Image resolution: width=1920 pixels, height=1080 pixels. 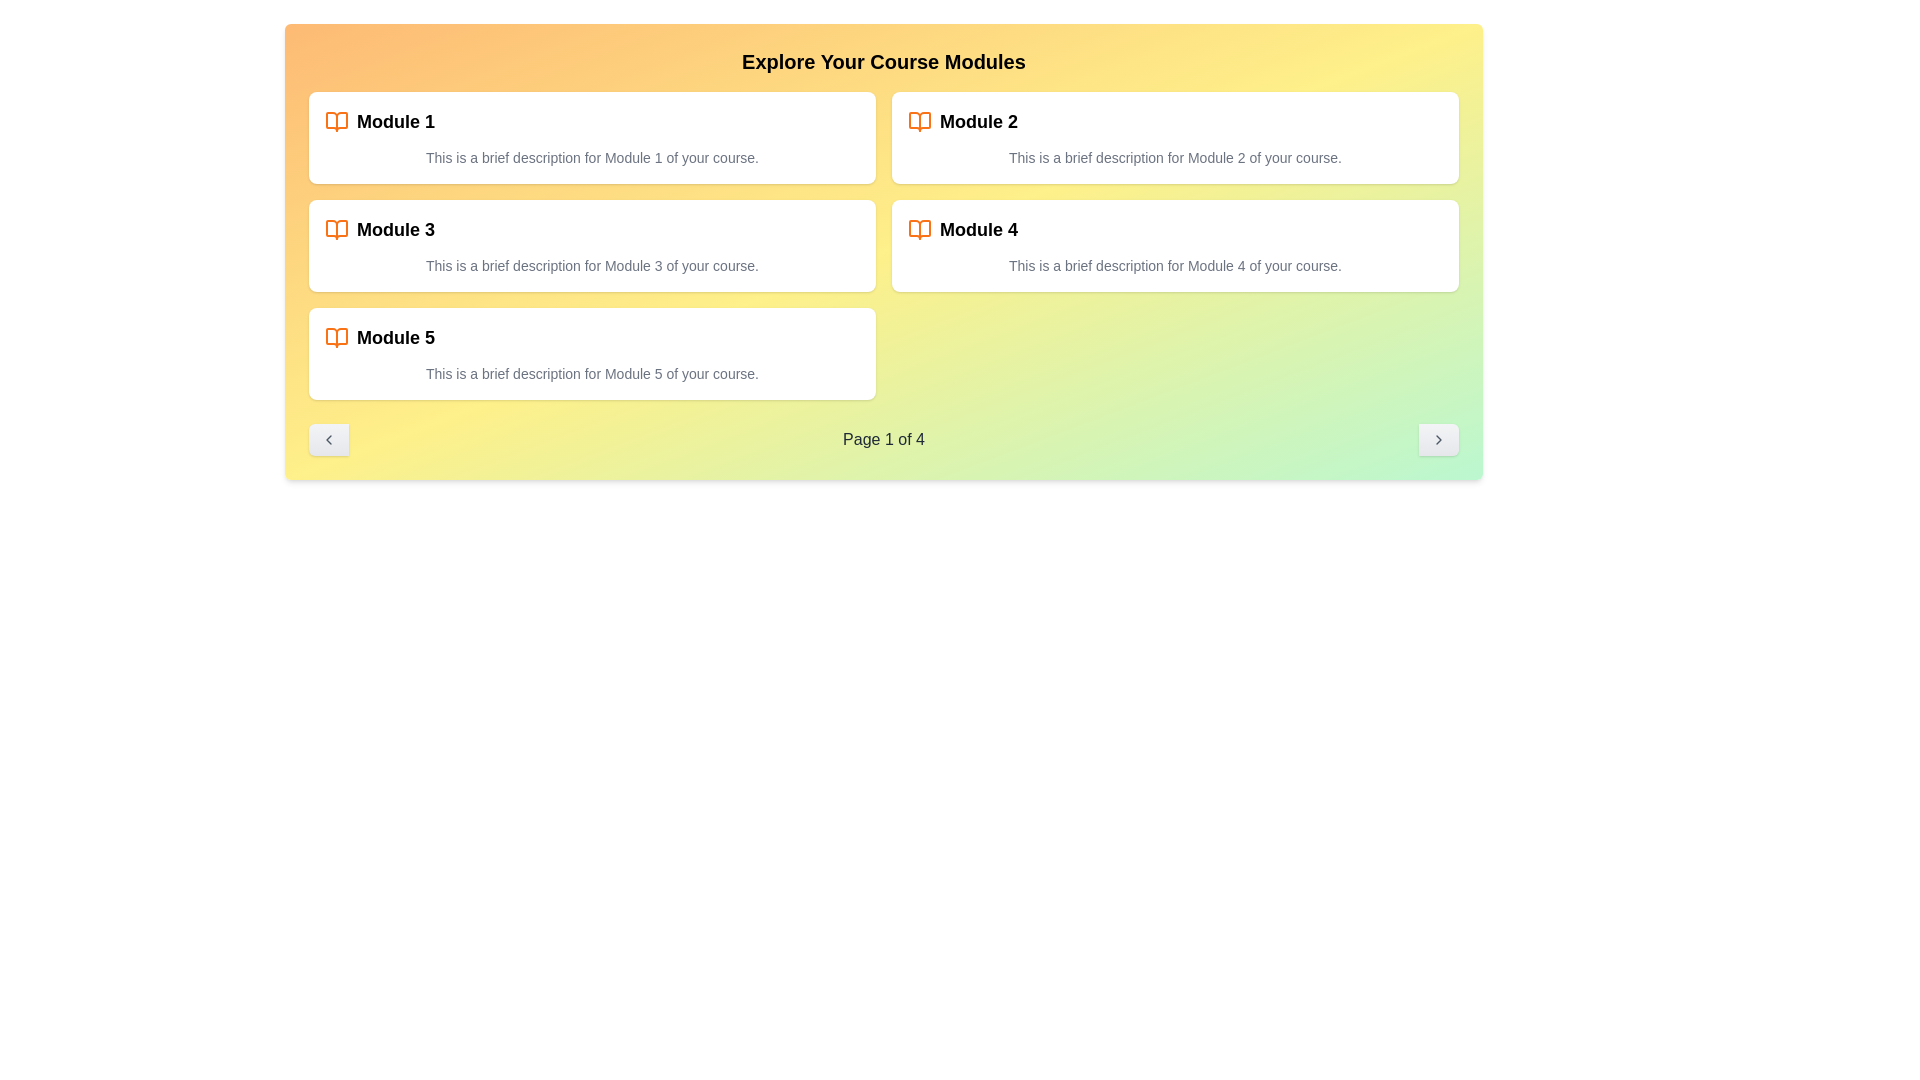 I want to click on the rightmost 'next page' button in the pagination control group, so click(x=1438, y=438).